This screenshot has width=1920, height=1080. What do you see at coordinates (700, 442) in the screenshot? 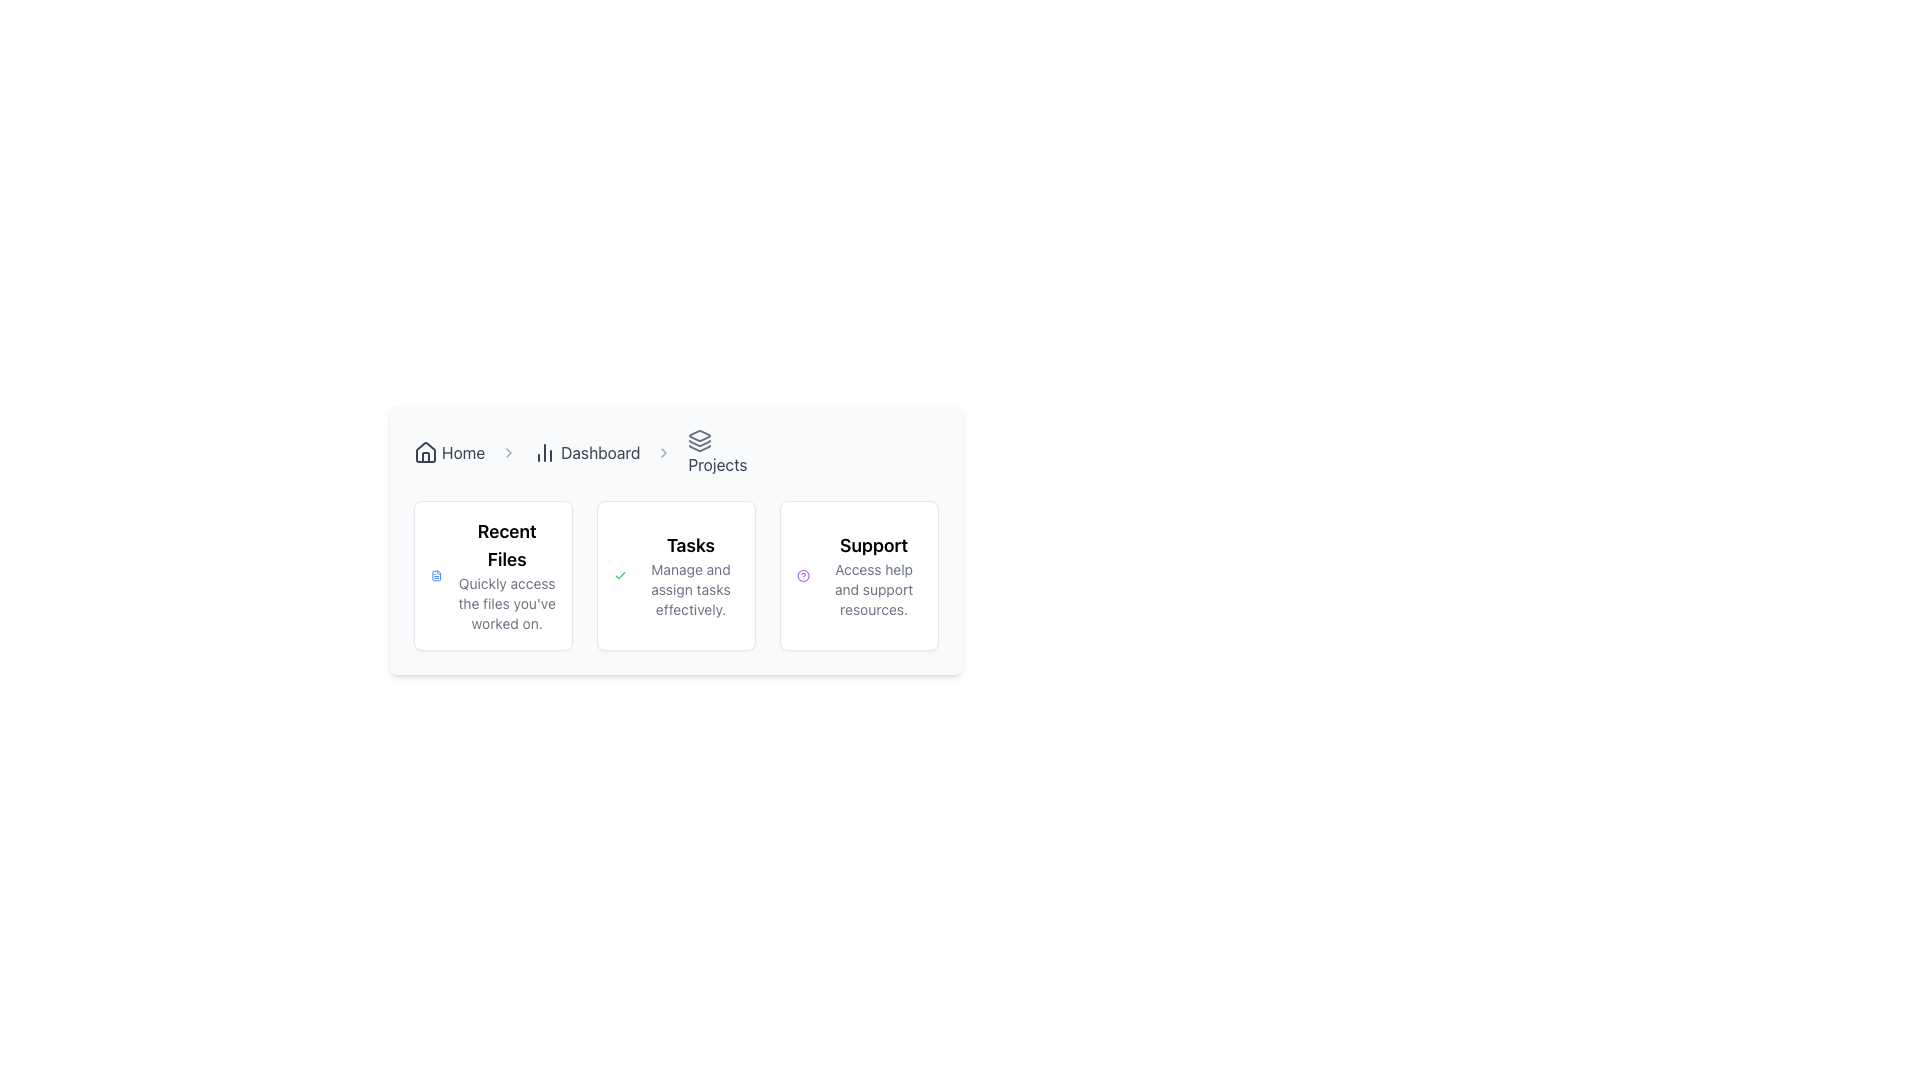
I see `the decorative SVG icon element located in the breadcrumbs navigation section, just before the text 'Projects'` at bounding box center [700, 442].